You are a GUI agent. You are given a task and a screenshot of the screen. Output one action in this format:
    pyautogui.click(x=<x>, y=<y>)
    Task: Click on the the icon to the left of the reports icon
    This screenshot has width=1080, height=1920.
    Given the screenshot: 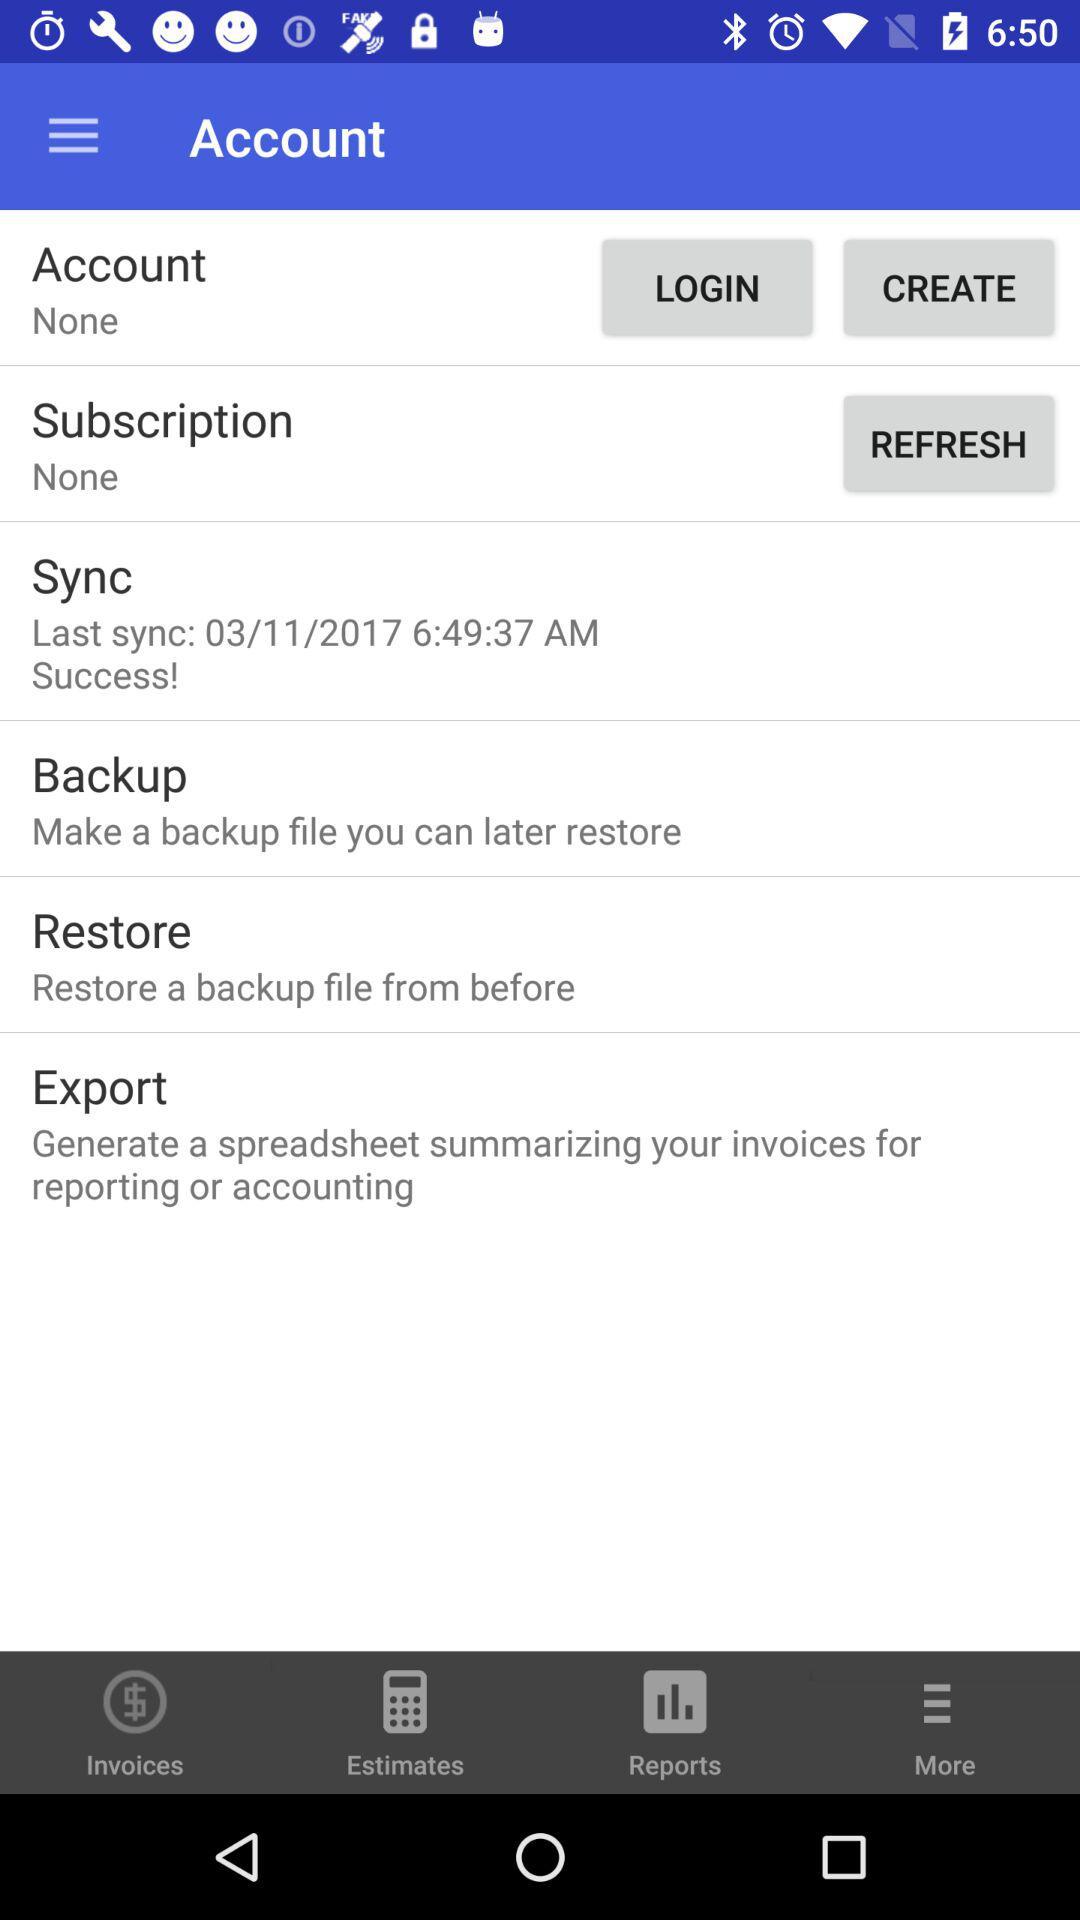 What is the action you would take?
    pyautogui.click(x=405, y=1731)
    